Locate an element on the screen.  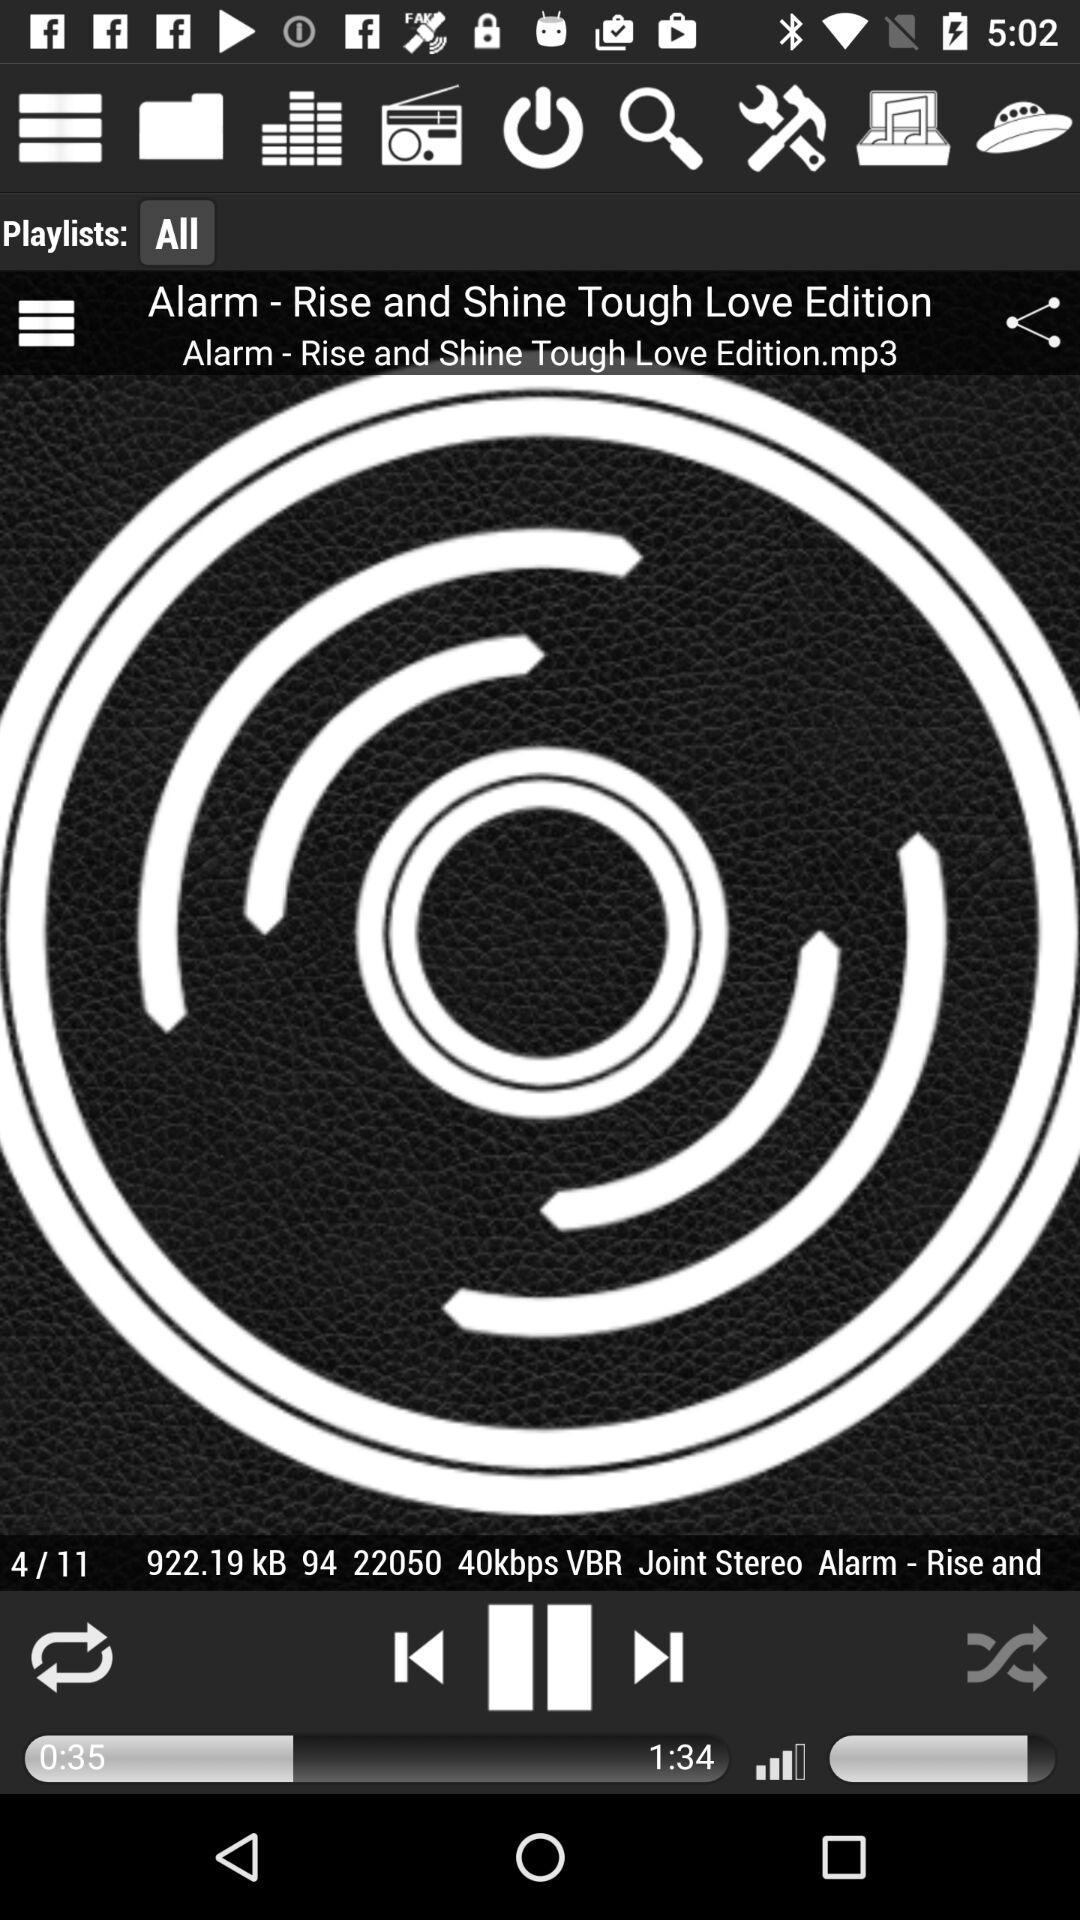
the folder icon is located at coordinates (181, 126).